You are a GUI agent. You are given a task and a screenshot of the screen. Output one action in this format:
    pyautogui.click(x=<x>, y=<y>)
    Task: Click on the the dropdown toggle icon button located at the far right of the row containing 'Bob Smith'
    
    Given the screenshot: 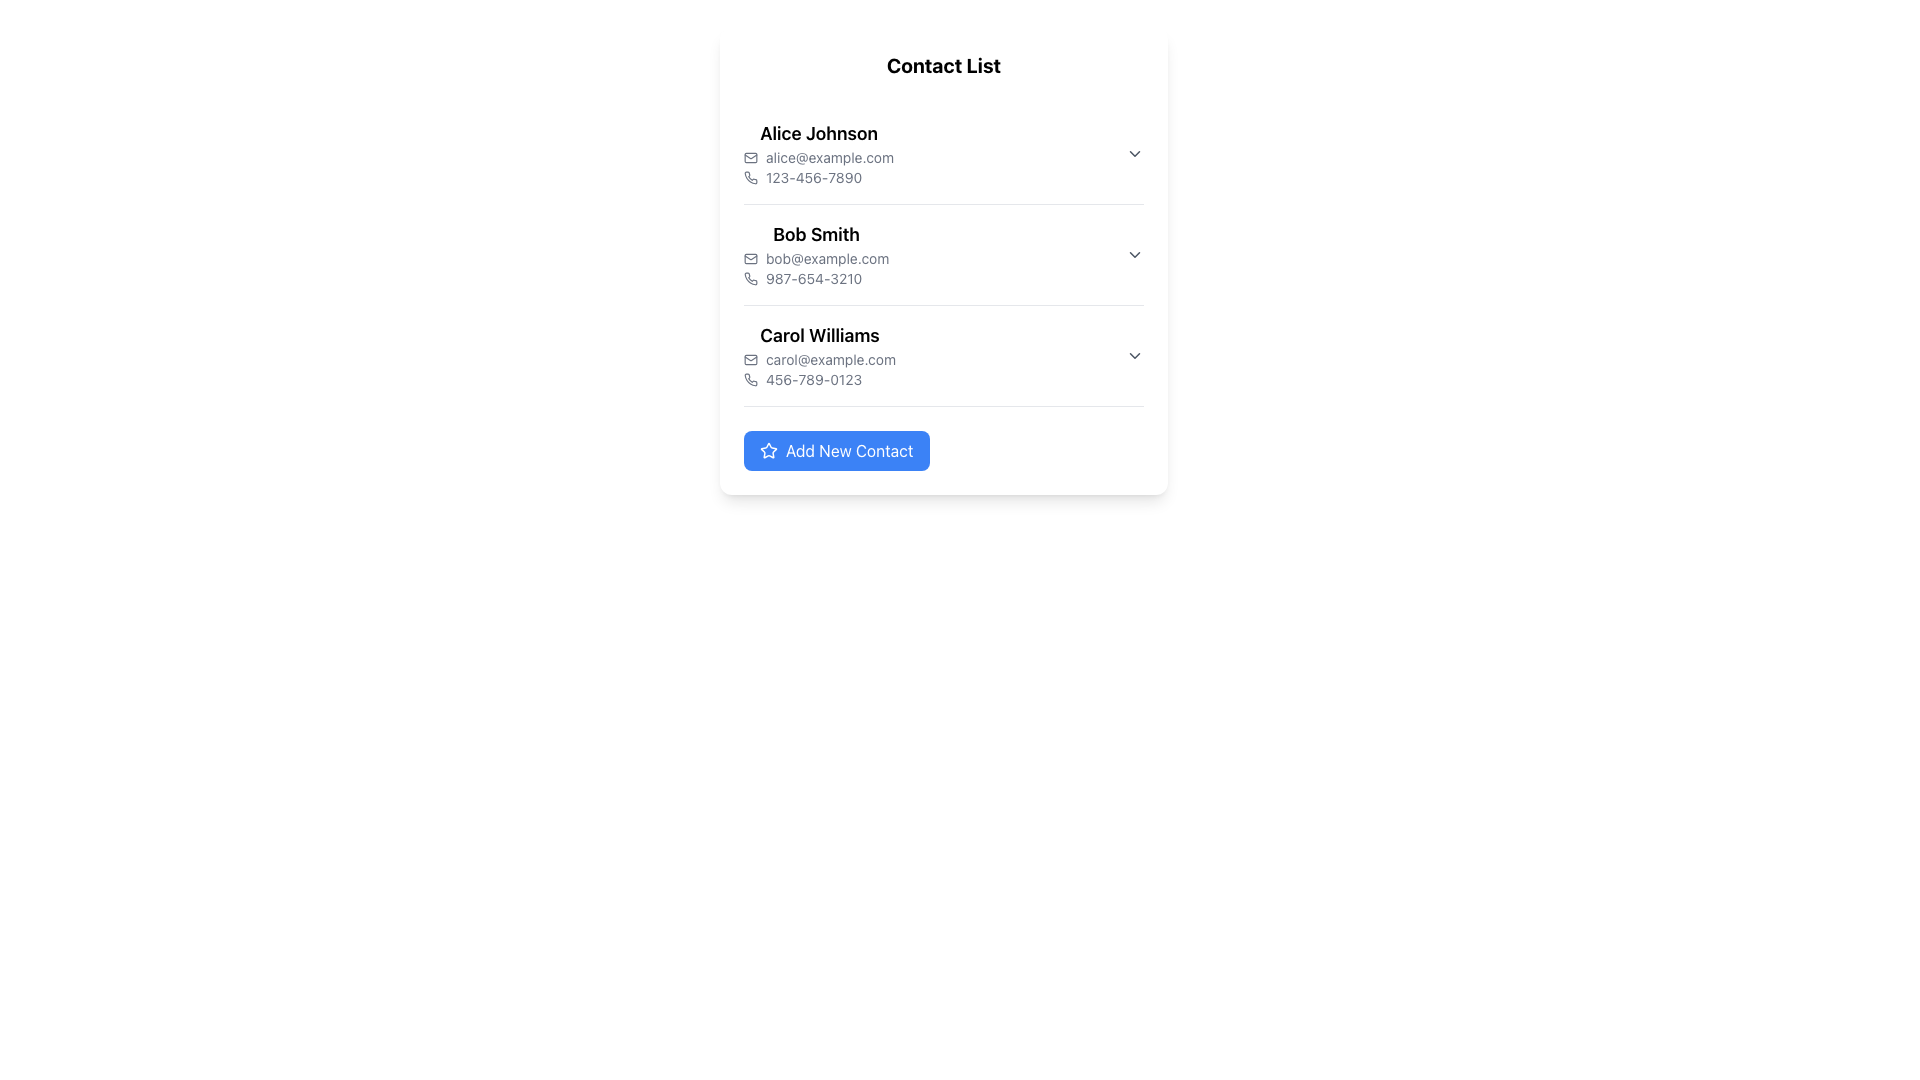 What is the action you would take?
    pyautogui.click(x=1134, y=253)
    